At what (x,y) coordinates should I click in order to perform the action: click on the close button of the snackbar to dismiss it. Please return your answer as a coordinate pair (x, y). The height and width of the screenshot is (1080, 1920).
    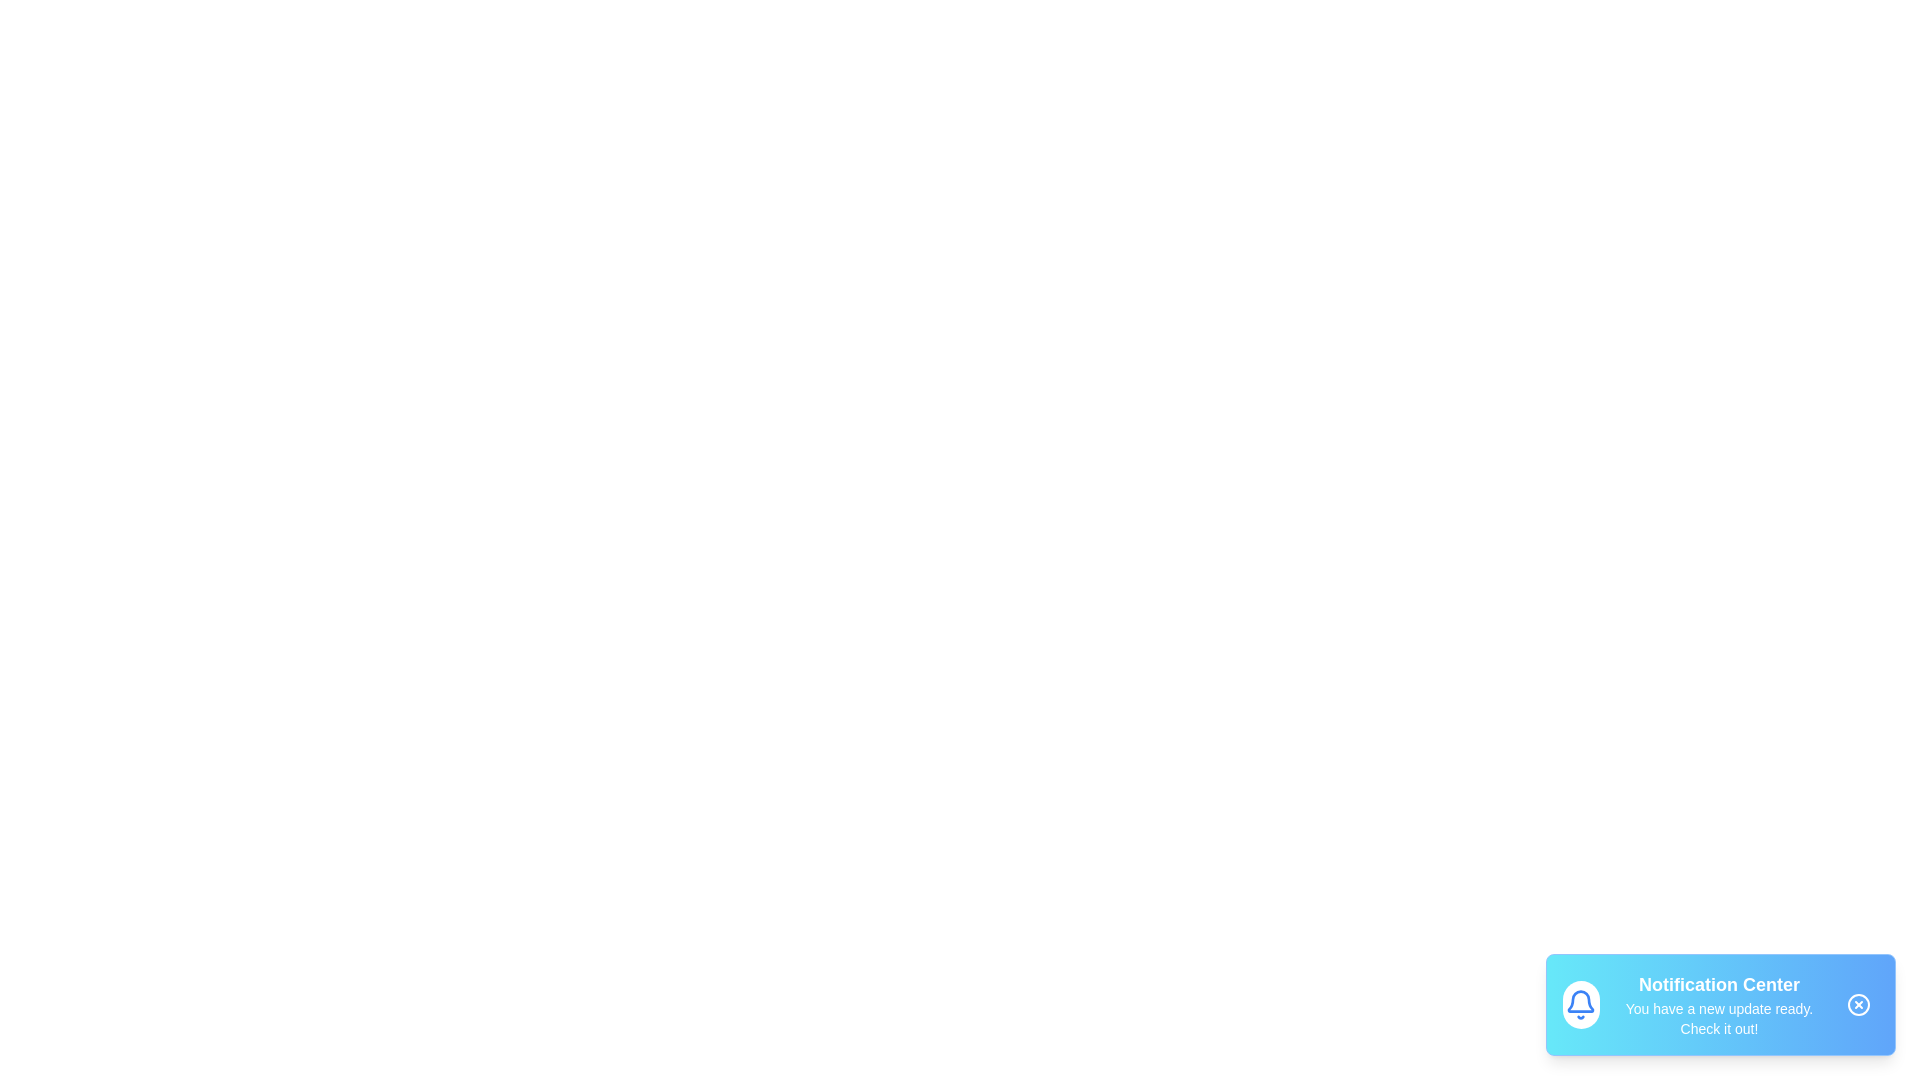
    Looking at the image, I should click on (1857, 1005).